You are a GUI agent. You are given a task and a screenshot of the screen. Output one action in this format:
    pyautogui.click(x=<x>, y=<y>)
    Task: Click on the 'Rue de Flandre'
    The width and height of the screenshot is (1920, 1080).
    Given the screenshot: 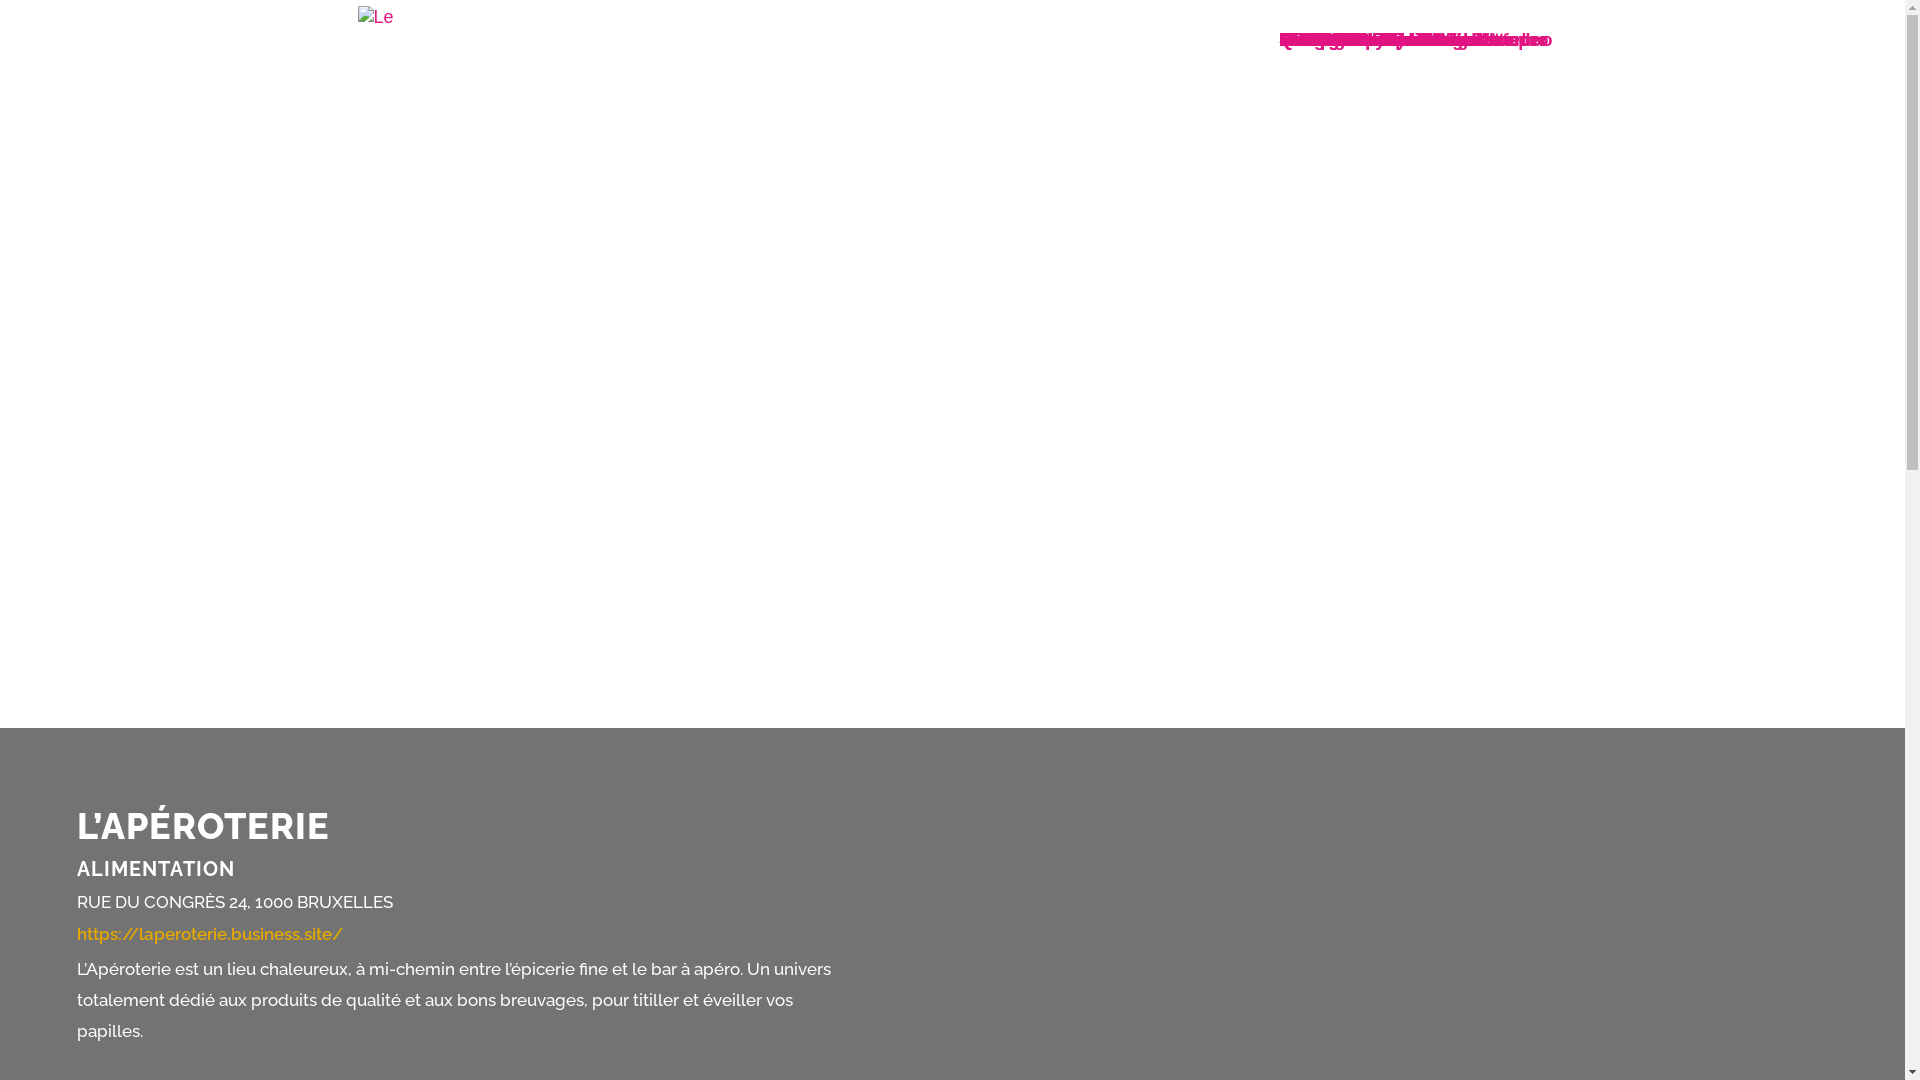 What is the action you would take?
    pyautogui.click(x=1344, y=39)
    